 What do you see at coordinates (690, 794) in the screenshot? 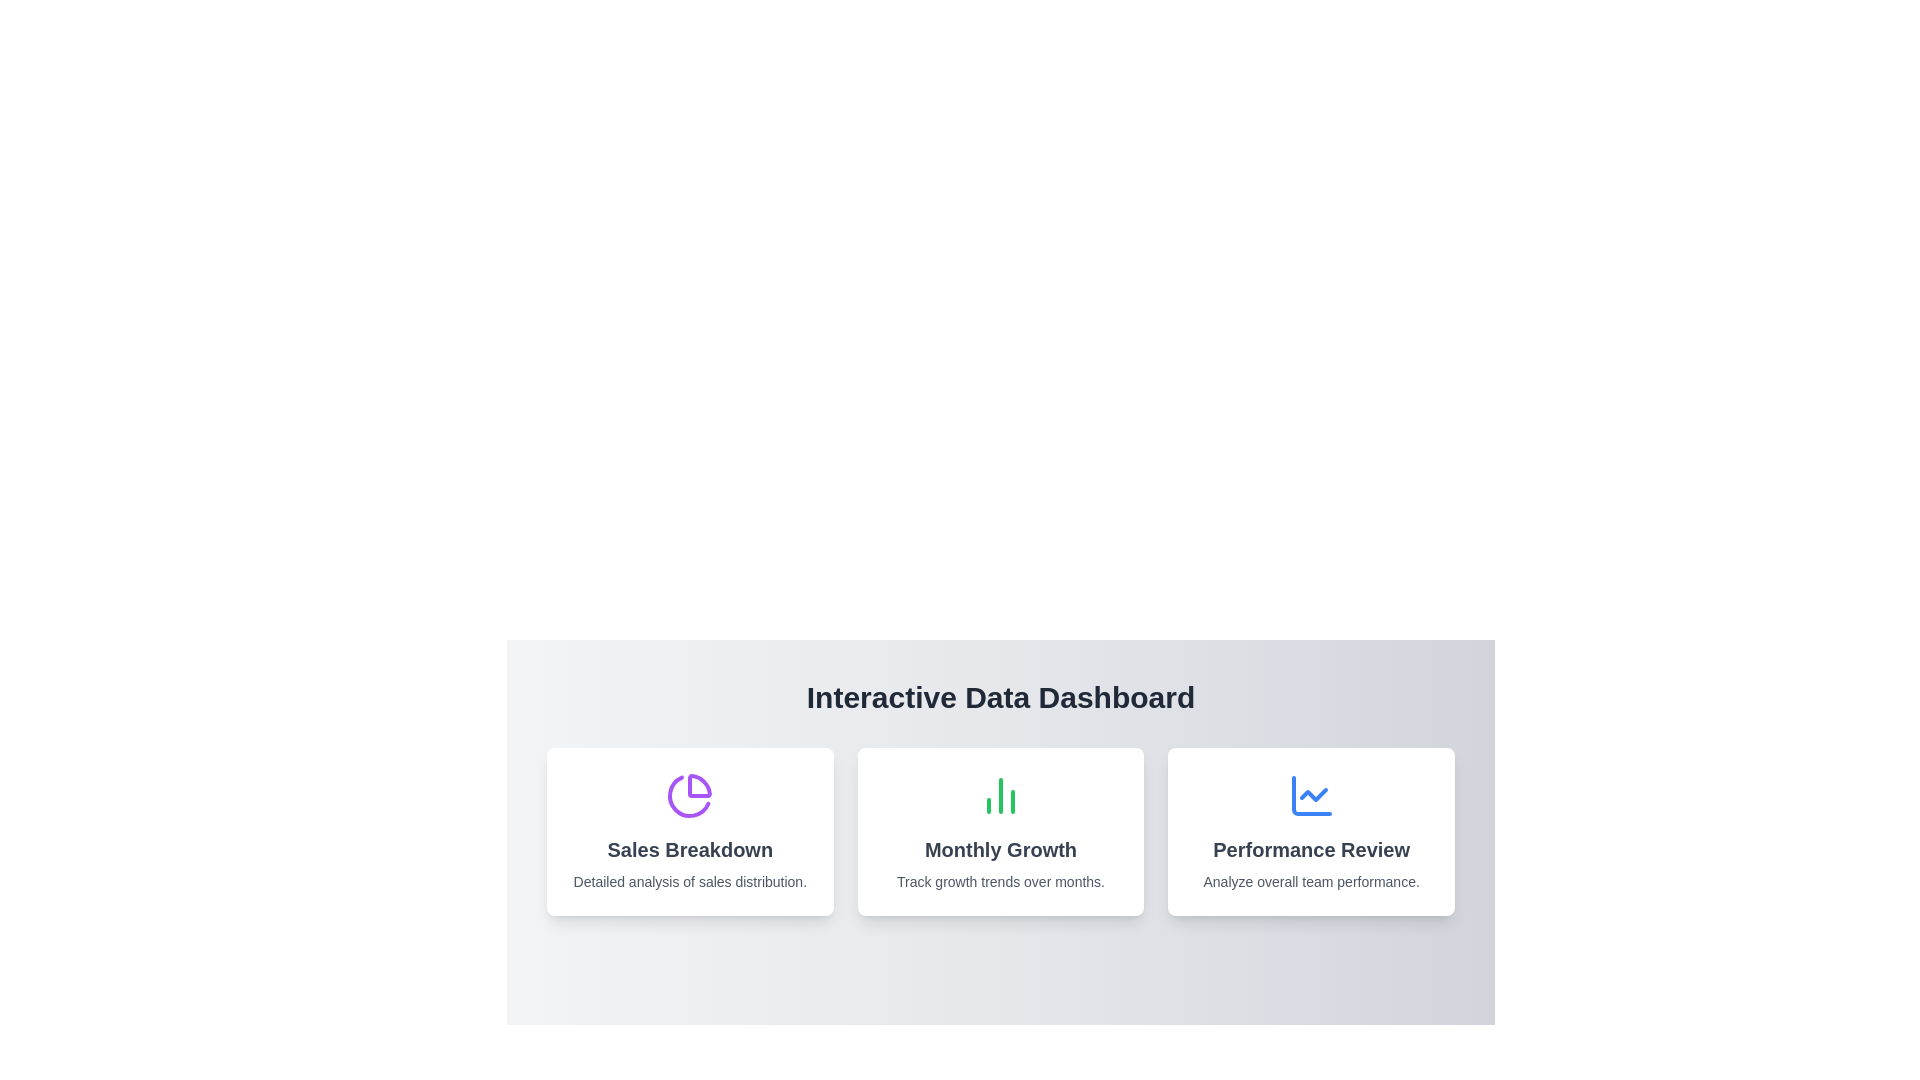
I see `the circular pie chart icon with a purple color located at the top of the 'Sales Breakdown' card` at bounding box center [690, 794].